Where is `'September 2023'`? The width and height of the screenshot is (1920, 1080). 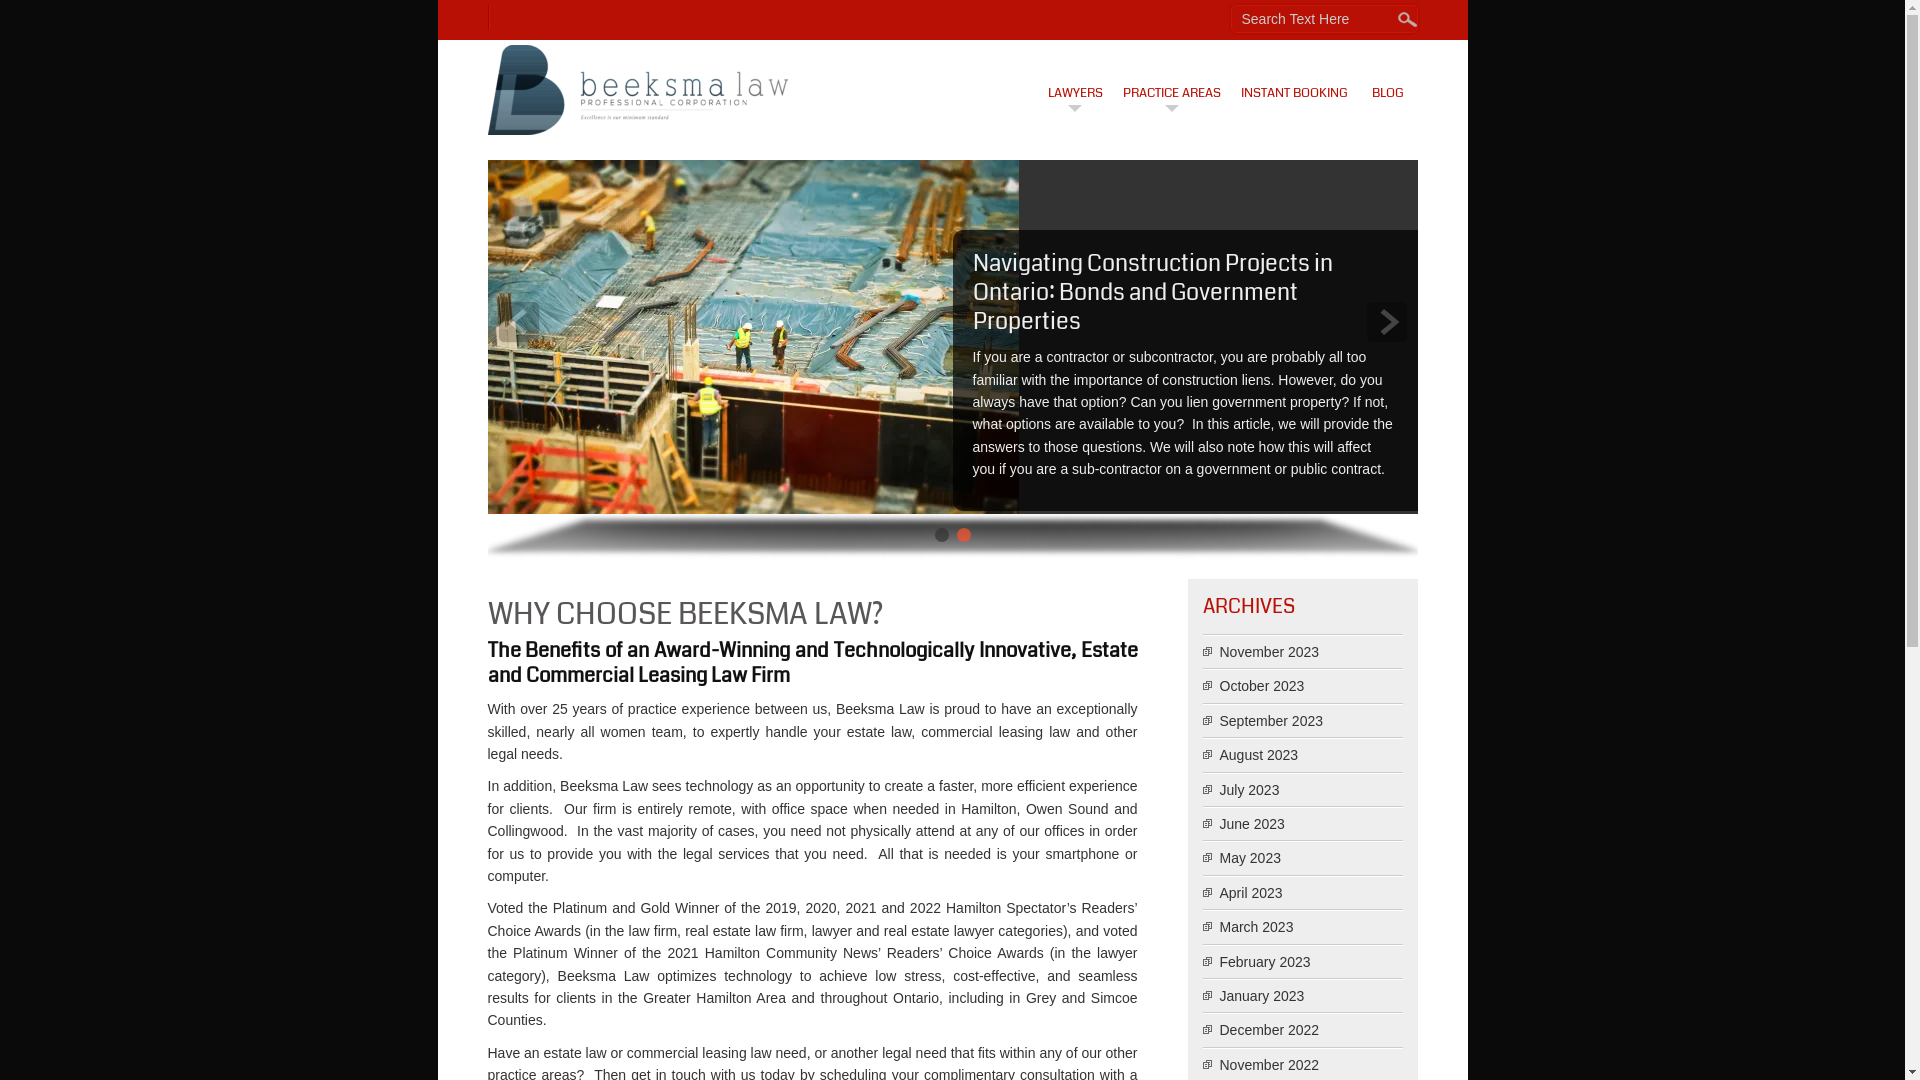
'September 2023' is located at coordinates (1271, 721).